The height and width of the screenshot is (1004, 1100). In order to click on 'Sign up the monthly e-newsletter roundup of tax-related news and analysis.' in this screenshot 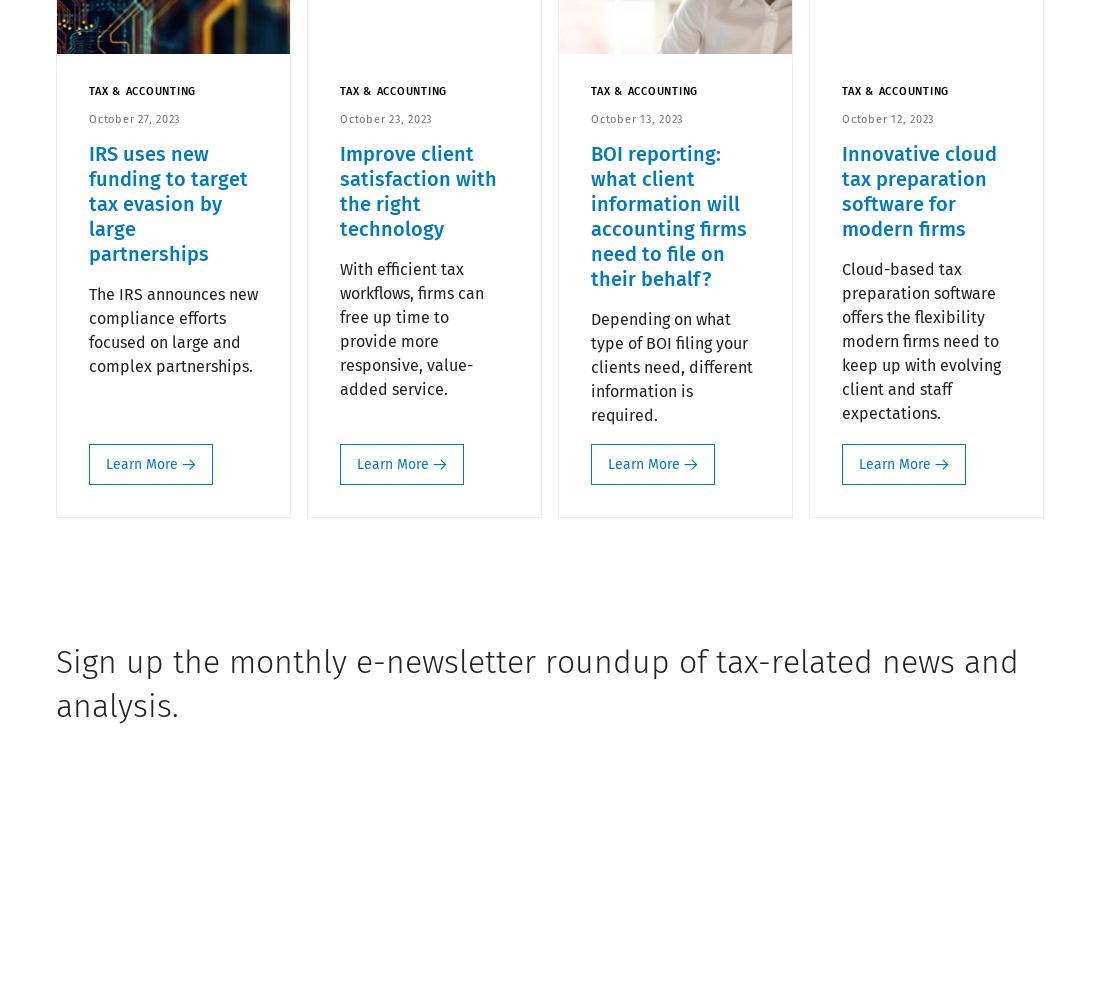, I will do `click(537, 682)`.